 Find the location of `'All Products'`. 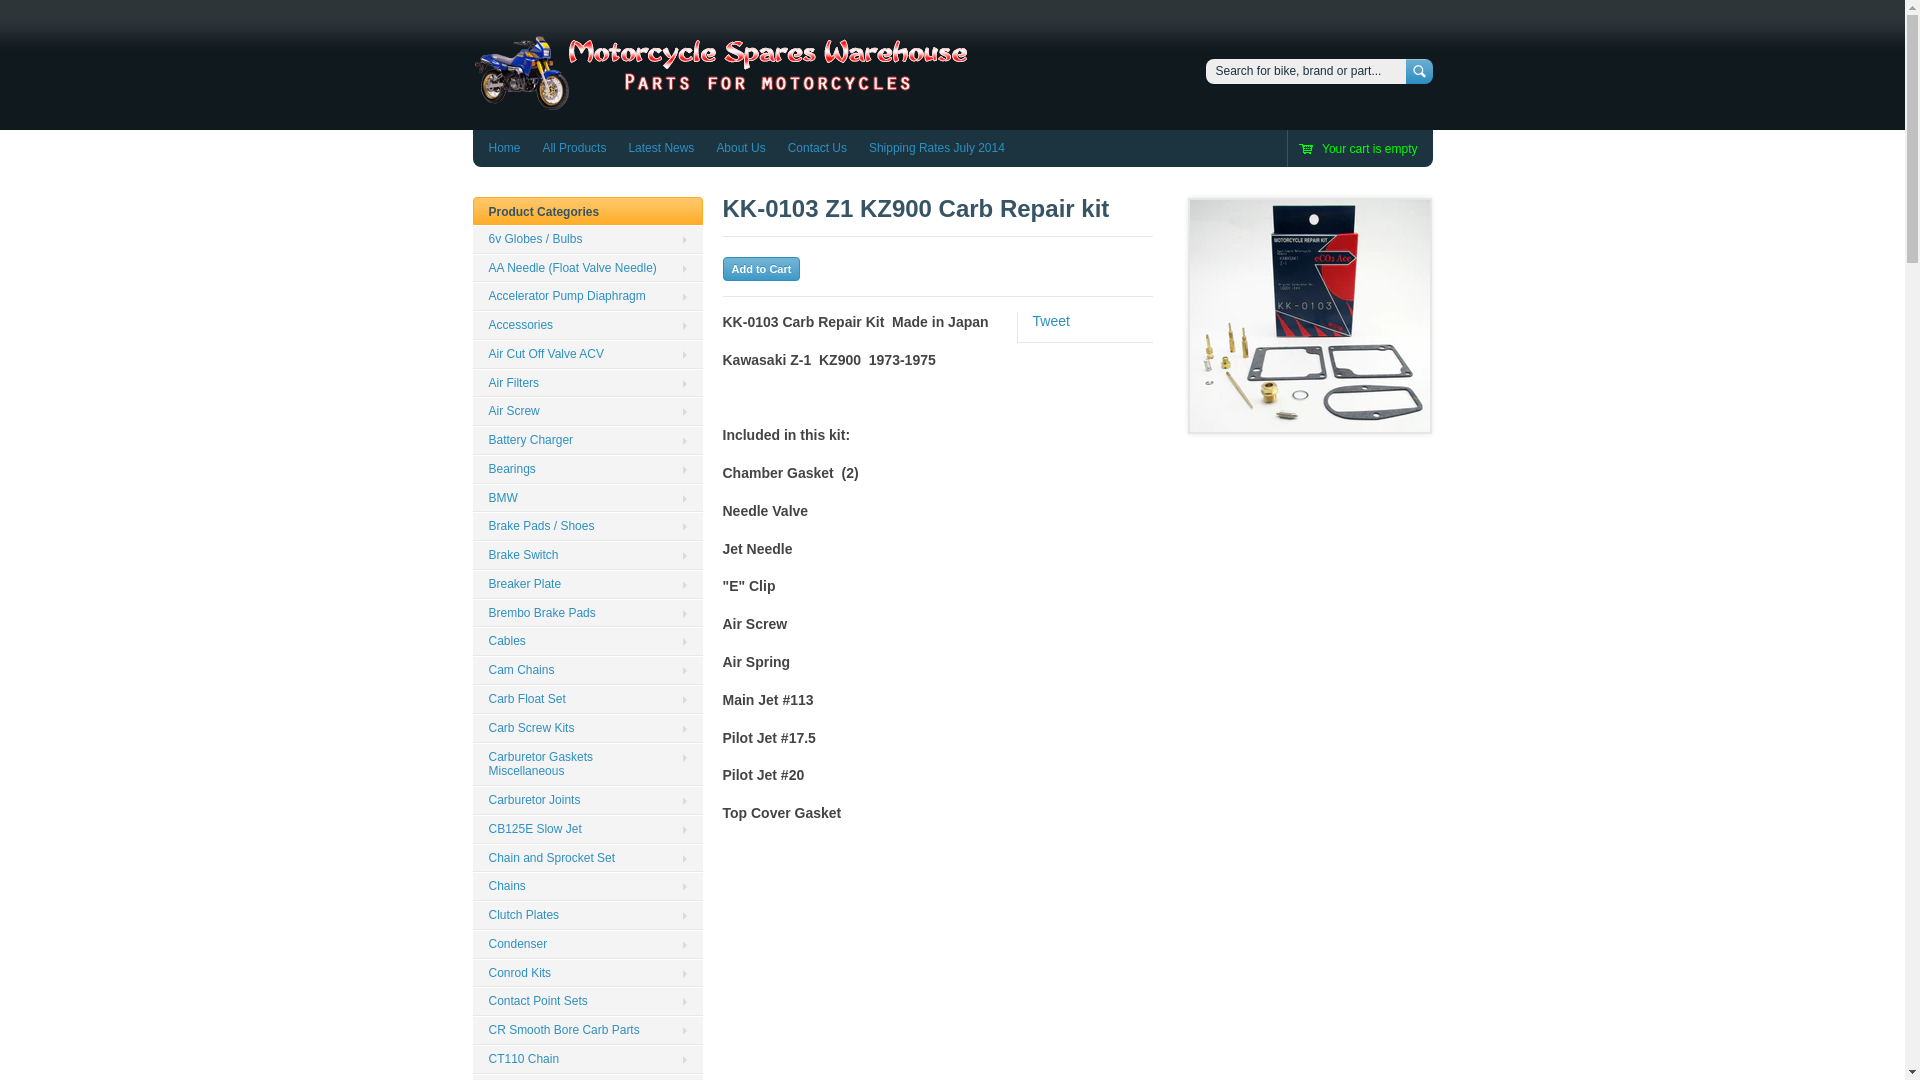

'All Products' is located at coordinates (536, 147).